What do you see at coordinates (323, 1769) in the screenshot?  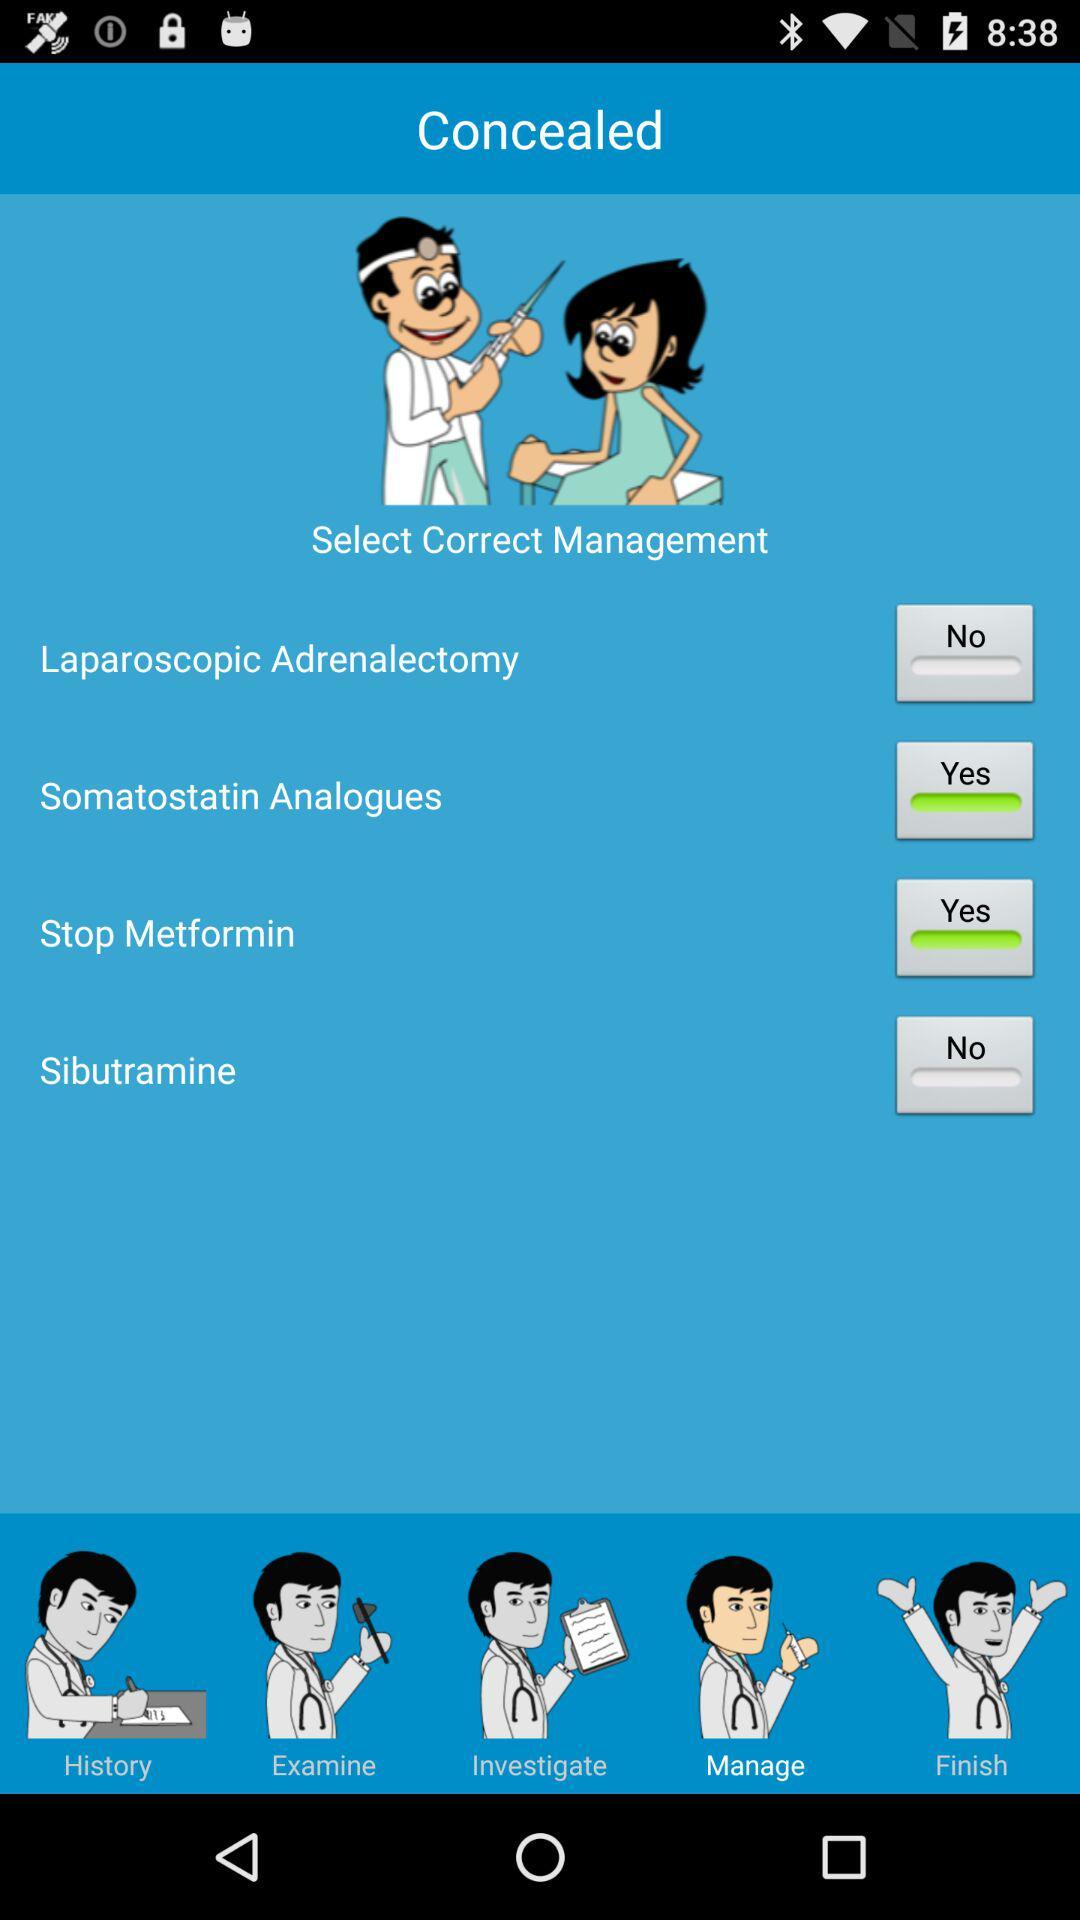 I see `the edit icon` at bounding box center [323, 1769].